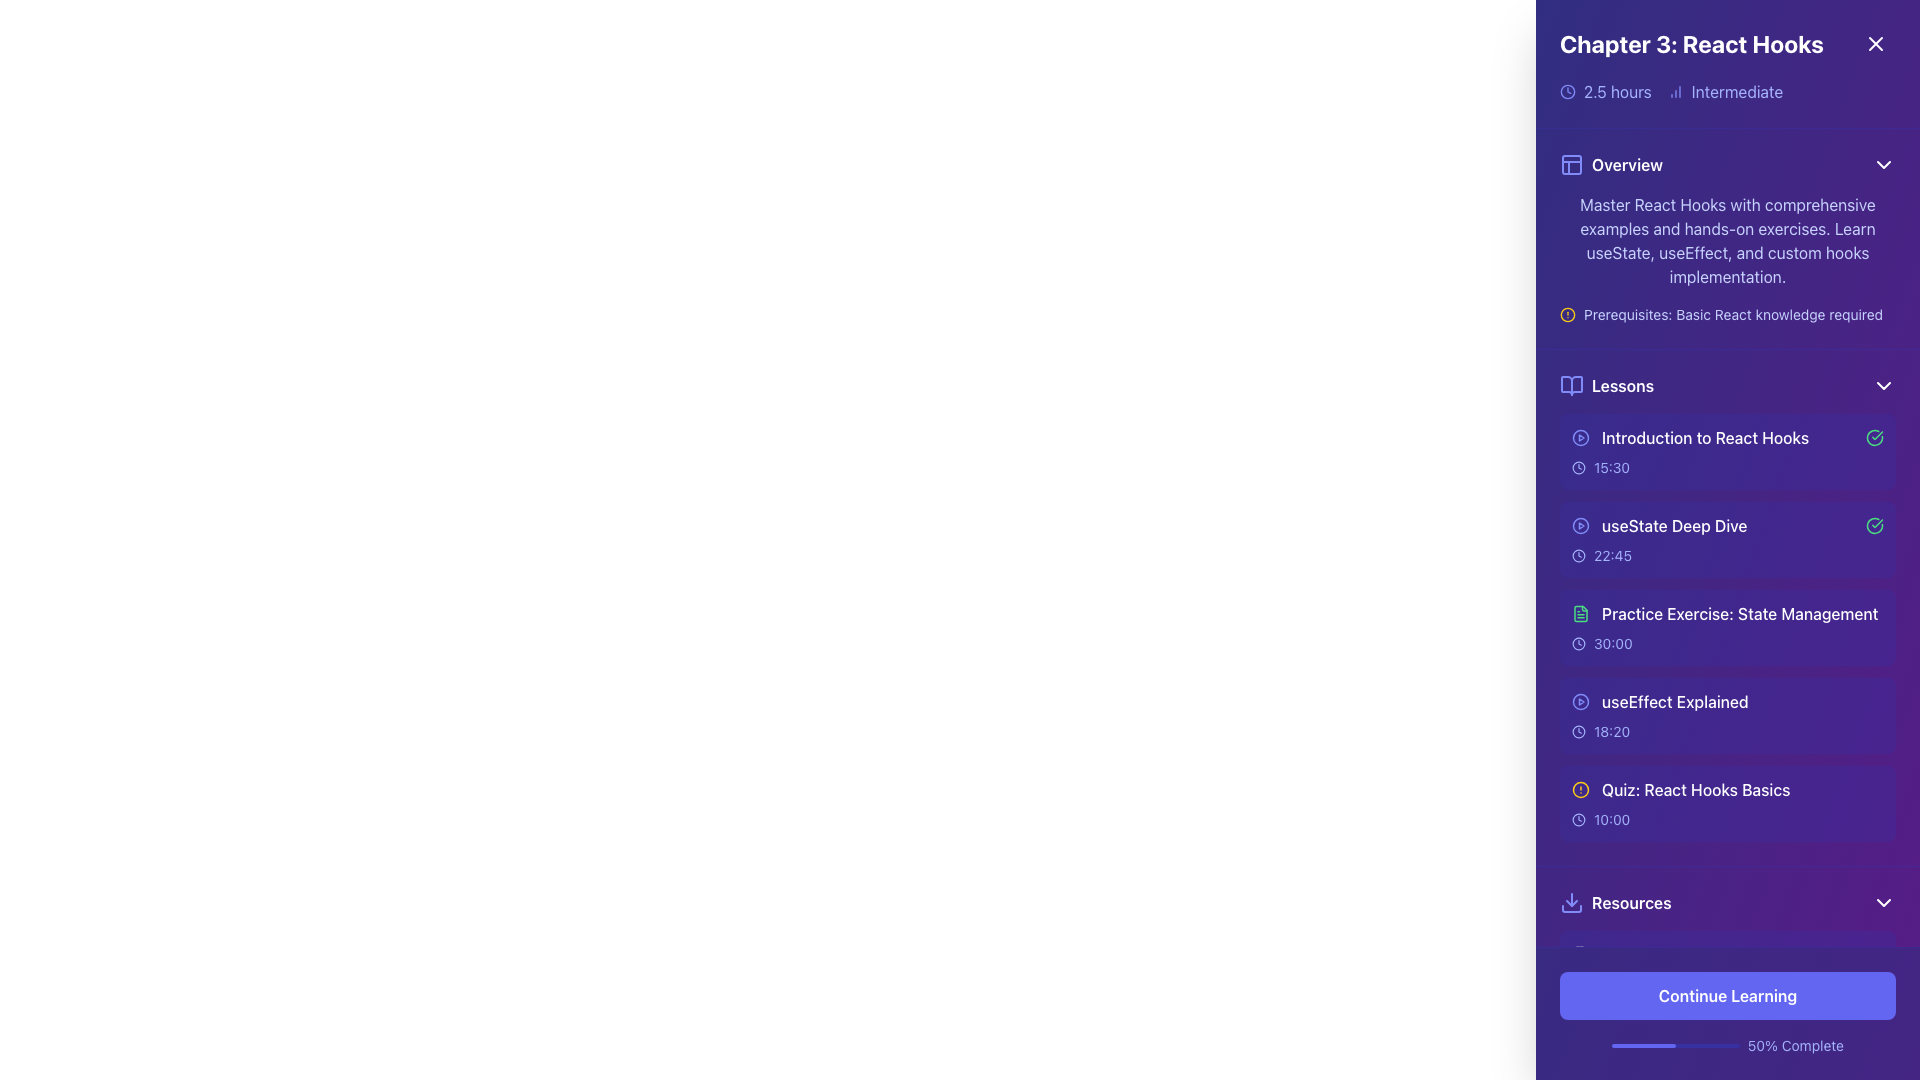 This screenshot has height=1080, width=1920. What do you see at coordinates (1659, 524) in the screenshot?
I see `the text 'useState Deep Dive'` at bounding box center [1659, 524].